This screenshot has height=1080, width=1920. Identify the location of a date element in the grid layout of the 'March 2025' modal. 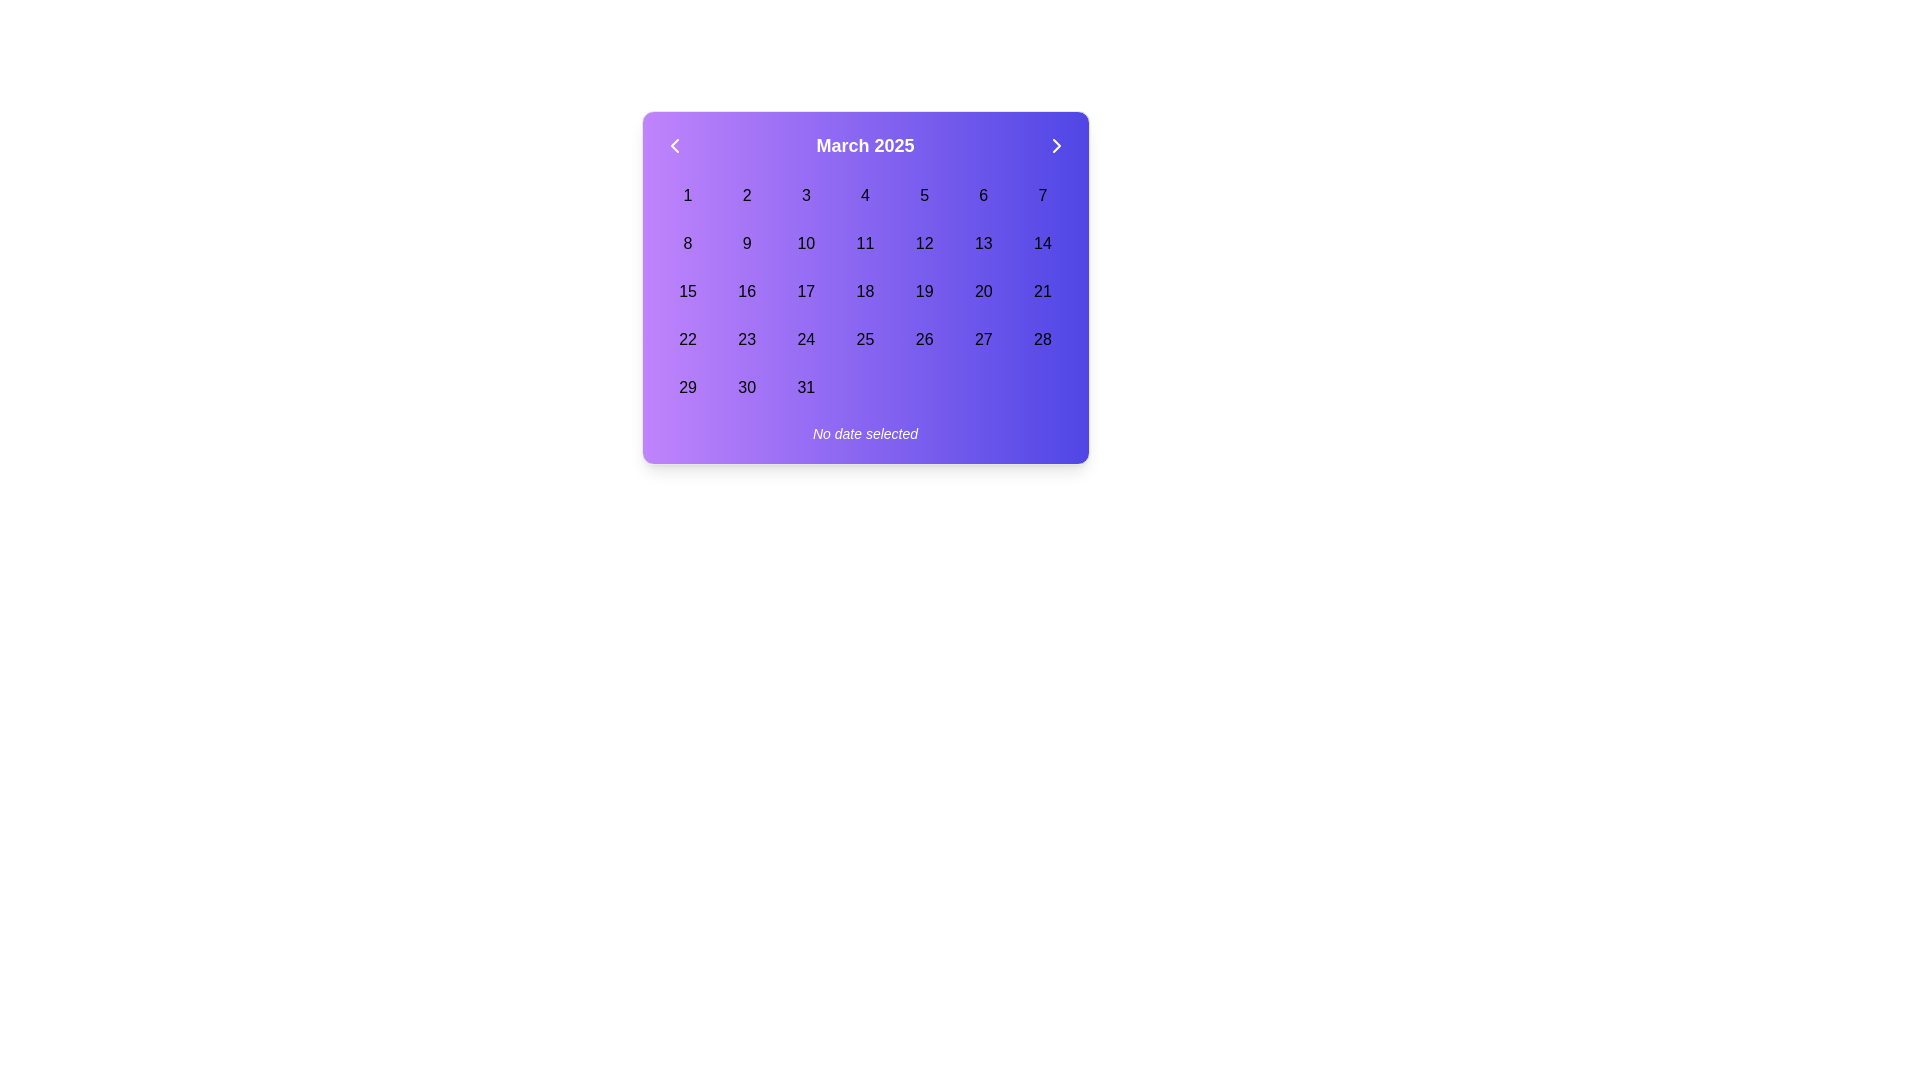
(865, 292).